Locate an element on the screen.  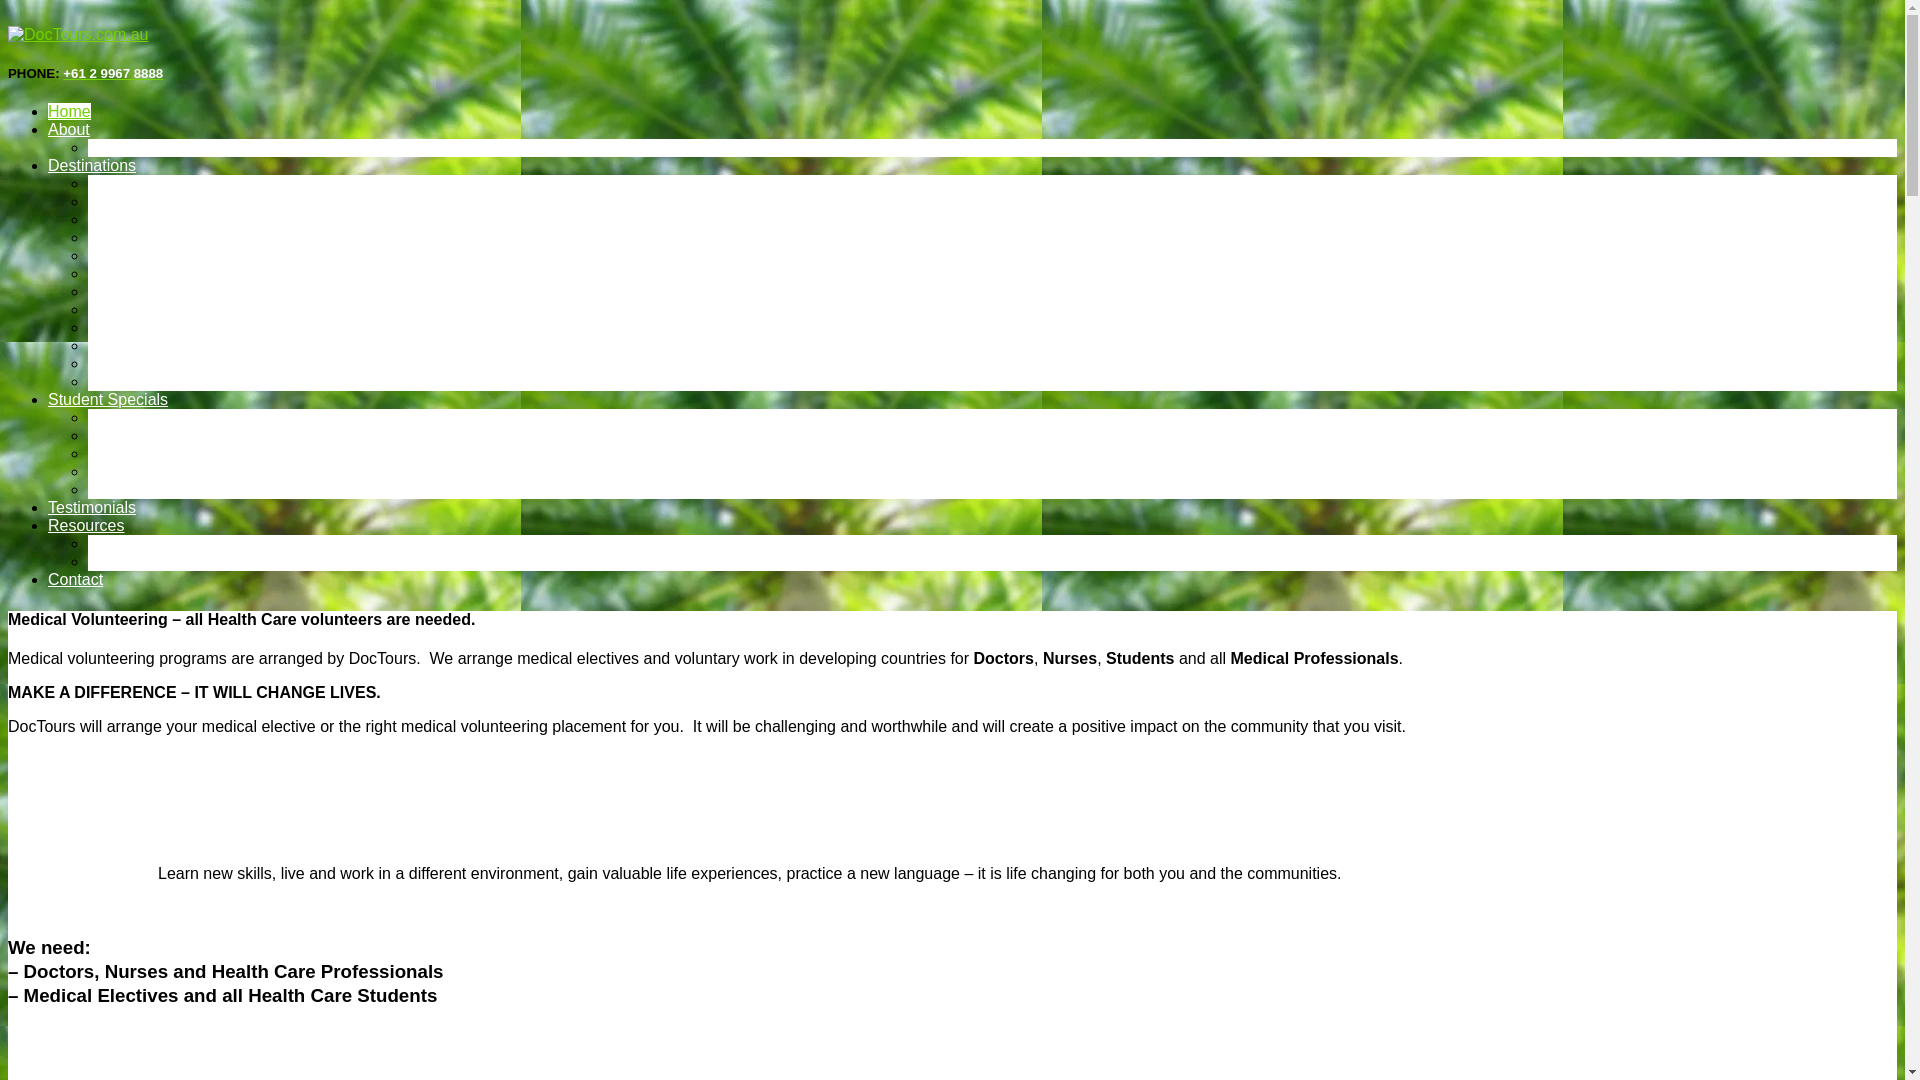
'Timor Leste' is located at coordinates (86, 309).